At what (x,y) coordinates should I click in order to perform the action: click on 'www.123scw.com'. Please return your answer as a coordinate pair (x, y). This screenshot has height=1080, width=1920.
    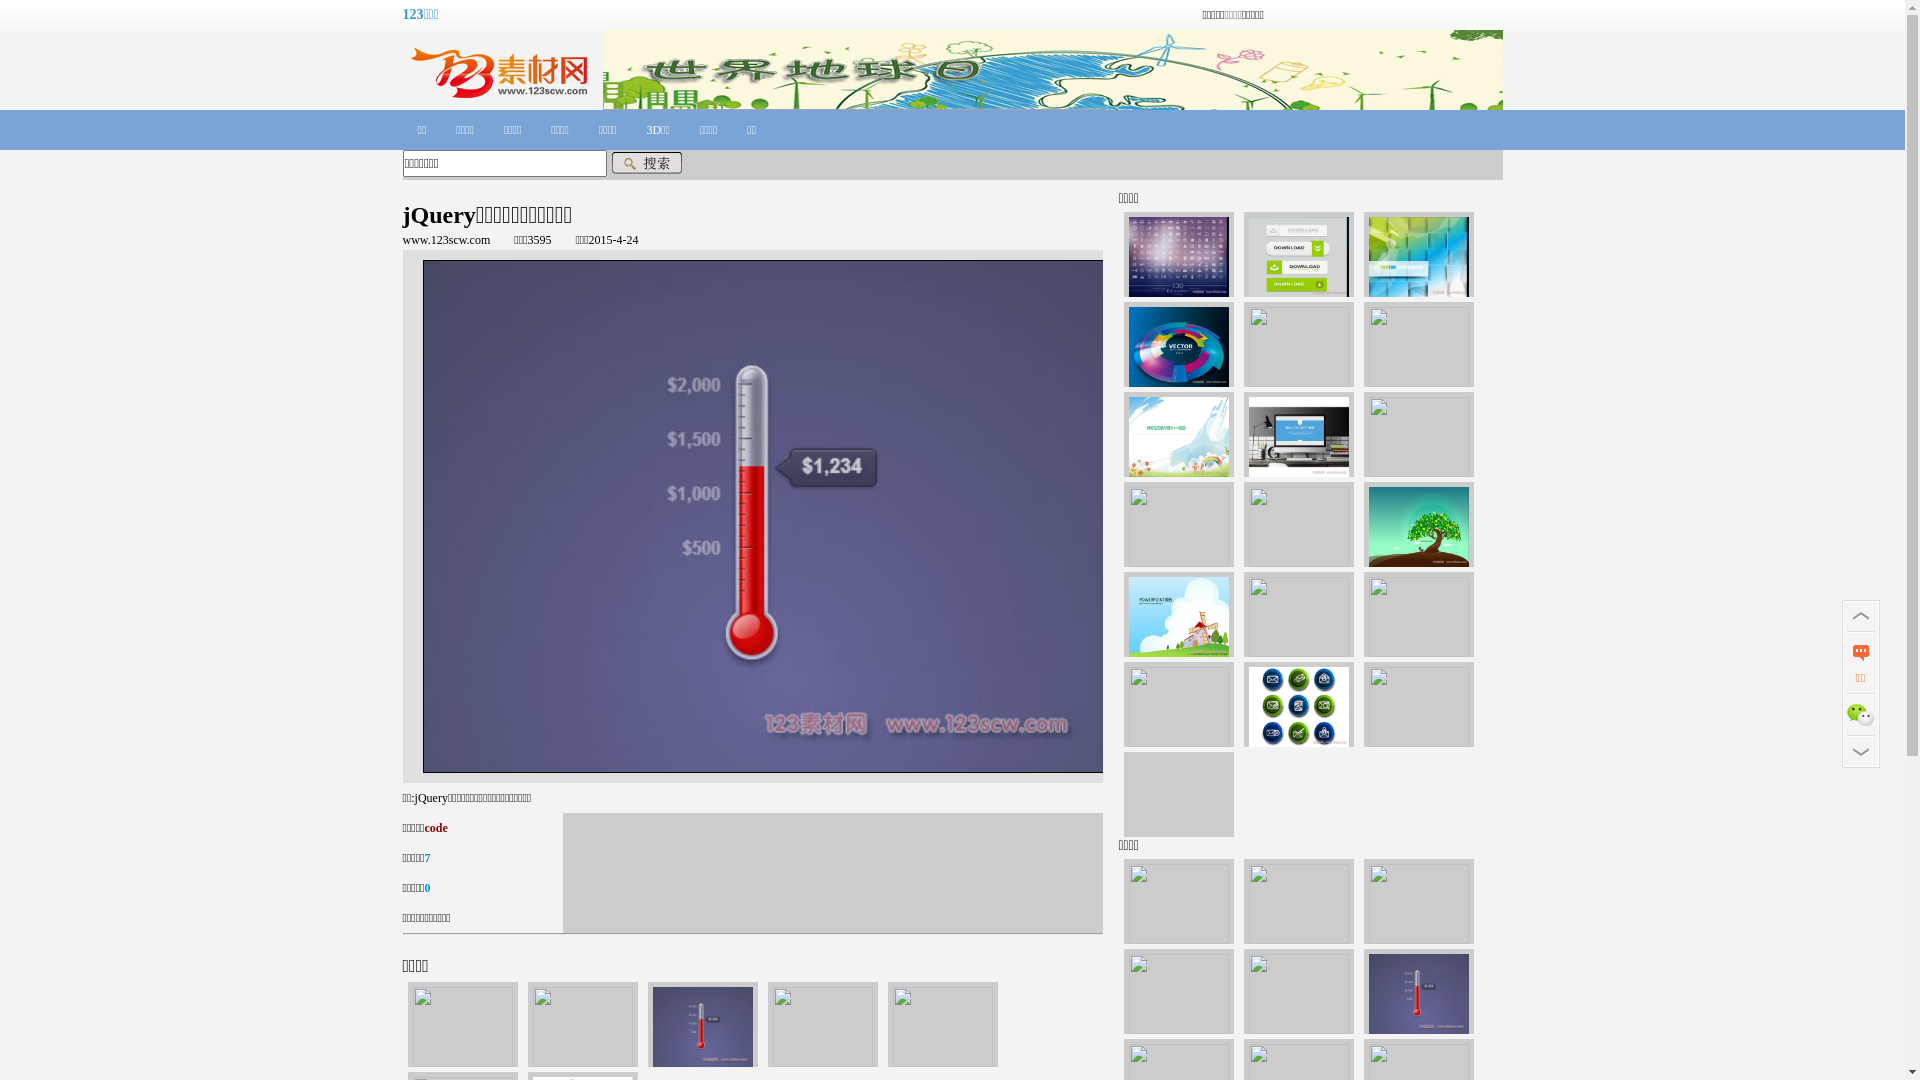
    Looking at the image, I should click on (445, 238).